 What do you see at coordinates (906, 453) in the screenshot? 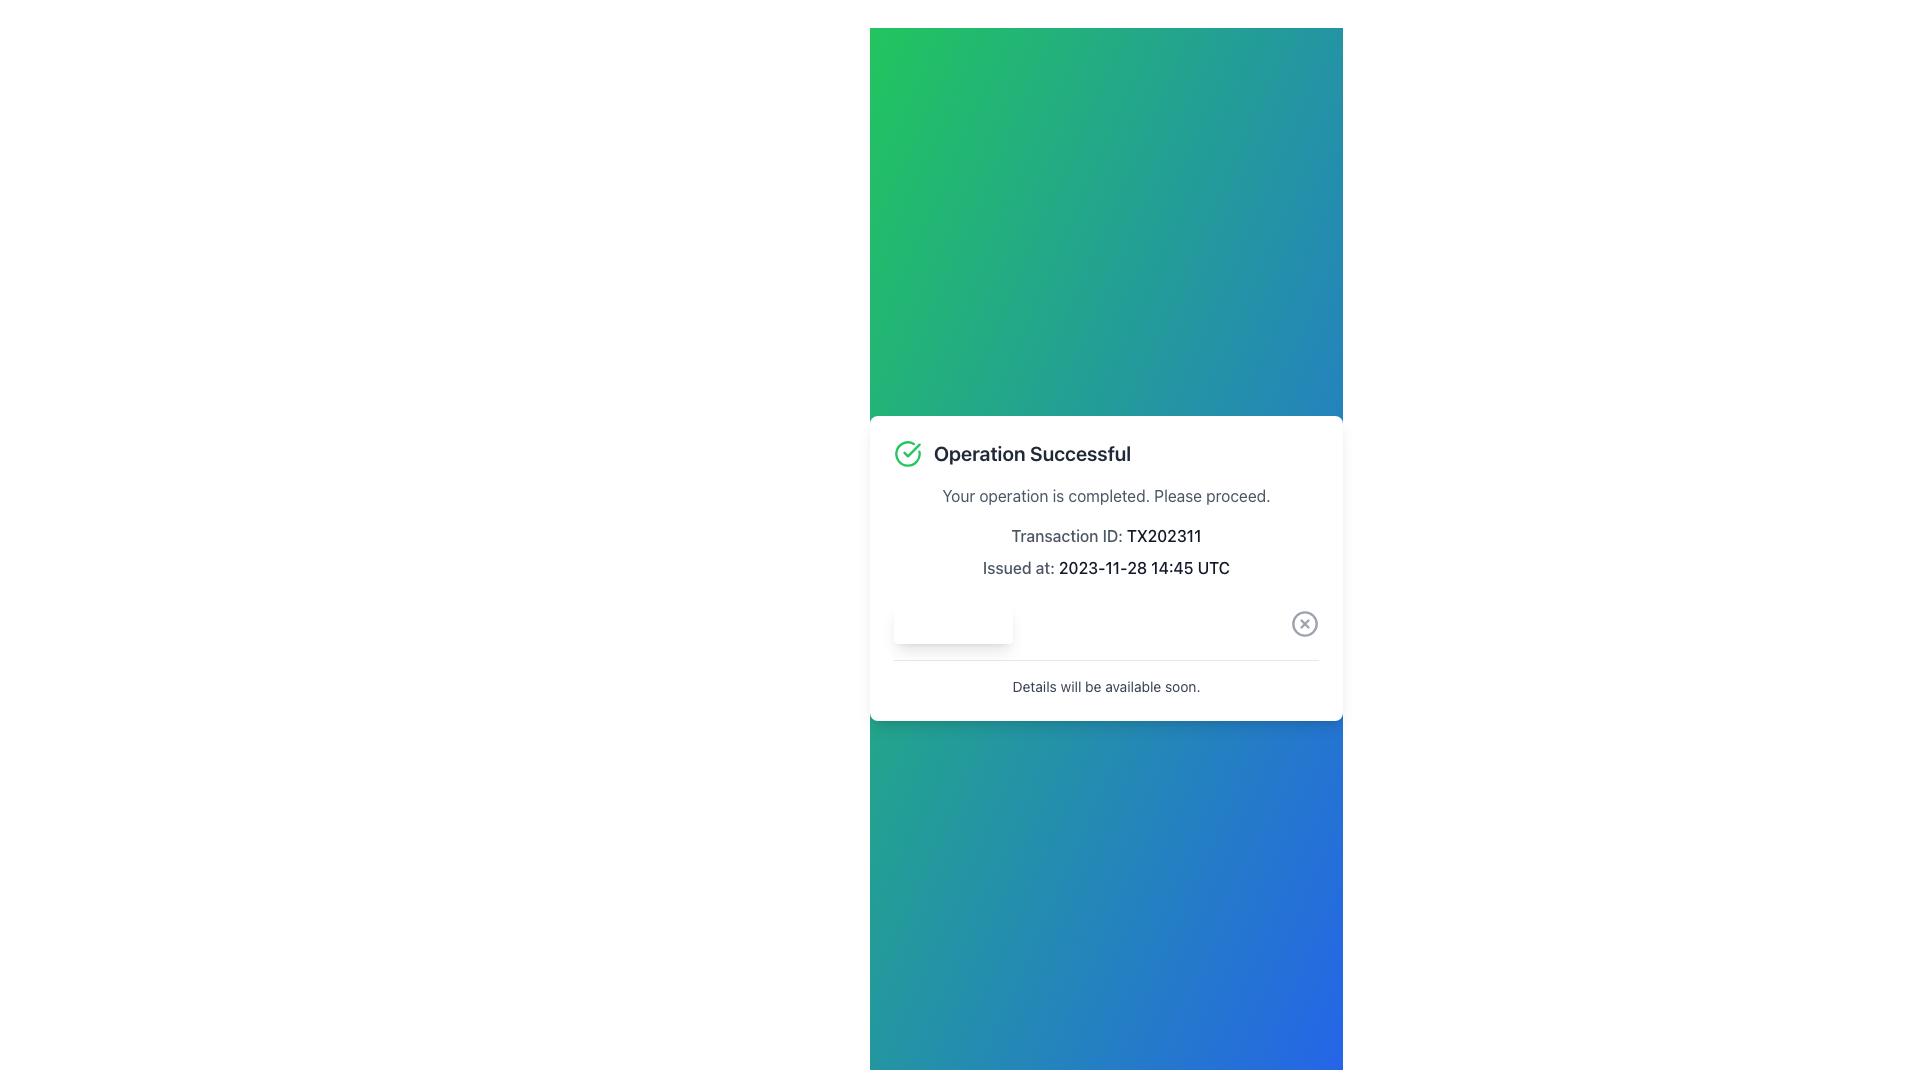
I see `the success icon located within the notification area that indicates 'Operation Successful', positioned at the top-left of the notification group` at bounding box center [906, 453].